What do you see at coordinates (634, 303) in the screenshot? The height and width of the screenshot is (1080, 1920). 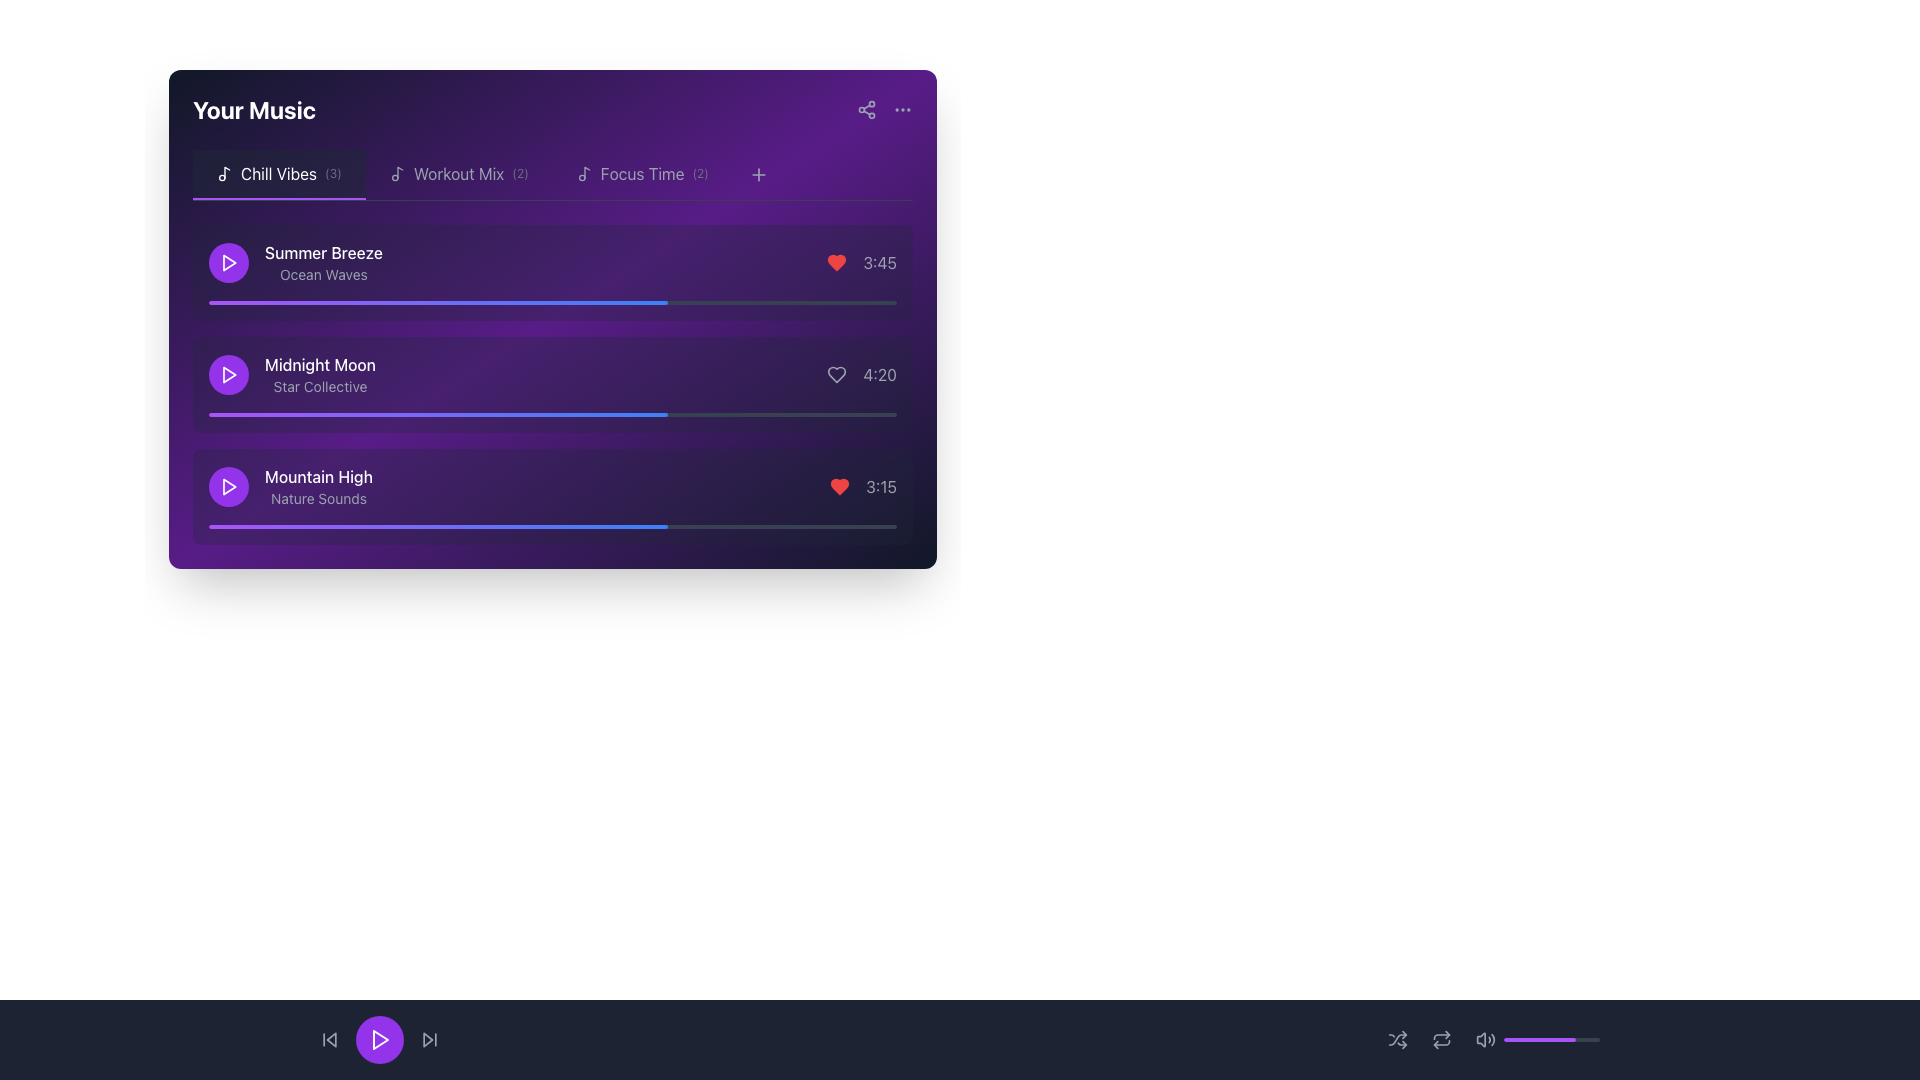 I see `progress` at bounding box center [634, 303].